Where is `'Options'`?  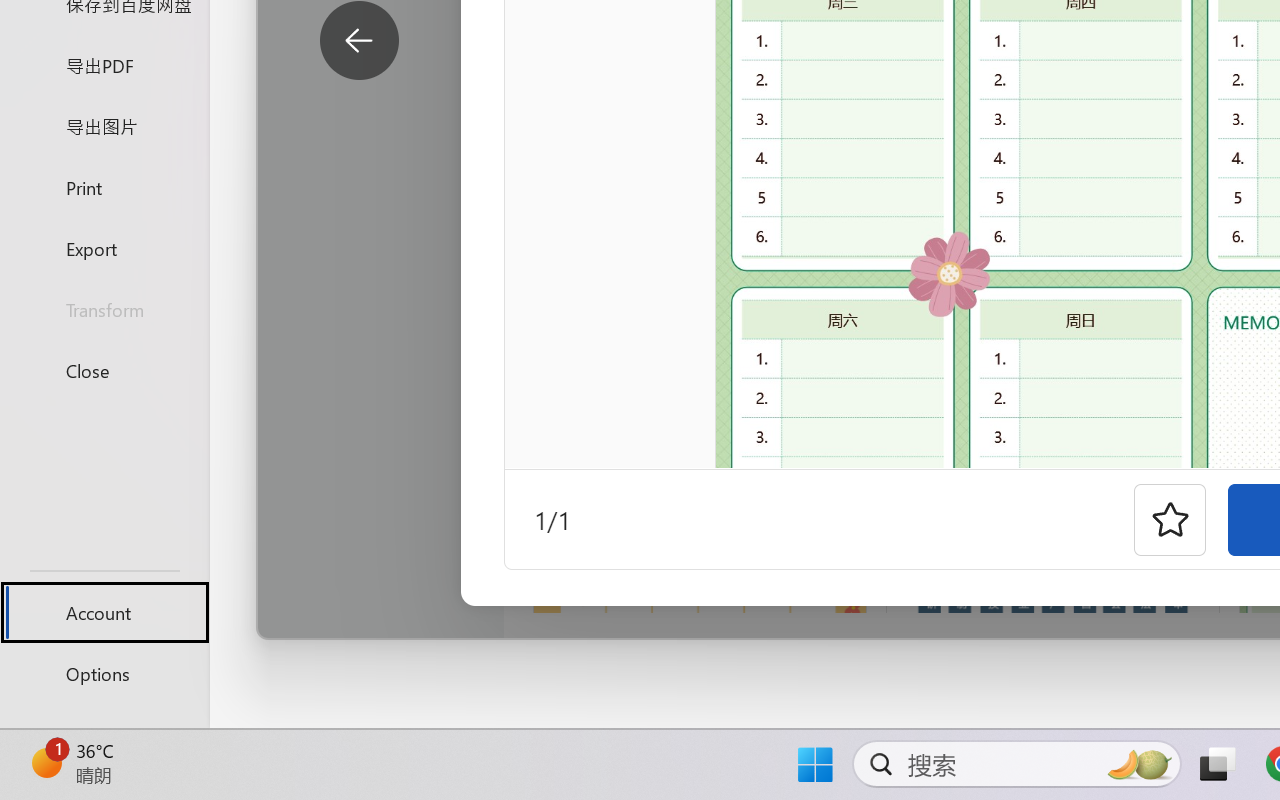 'Options' is located at coordinates (103, 673).